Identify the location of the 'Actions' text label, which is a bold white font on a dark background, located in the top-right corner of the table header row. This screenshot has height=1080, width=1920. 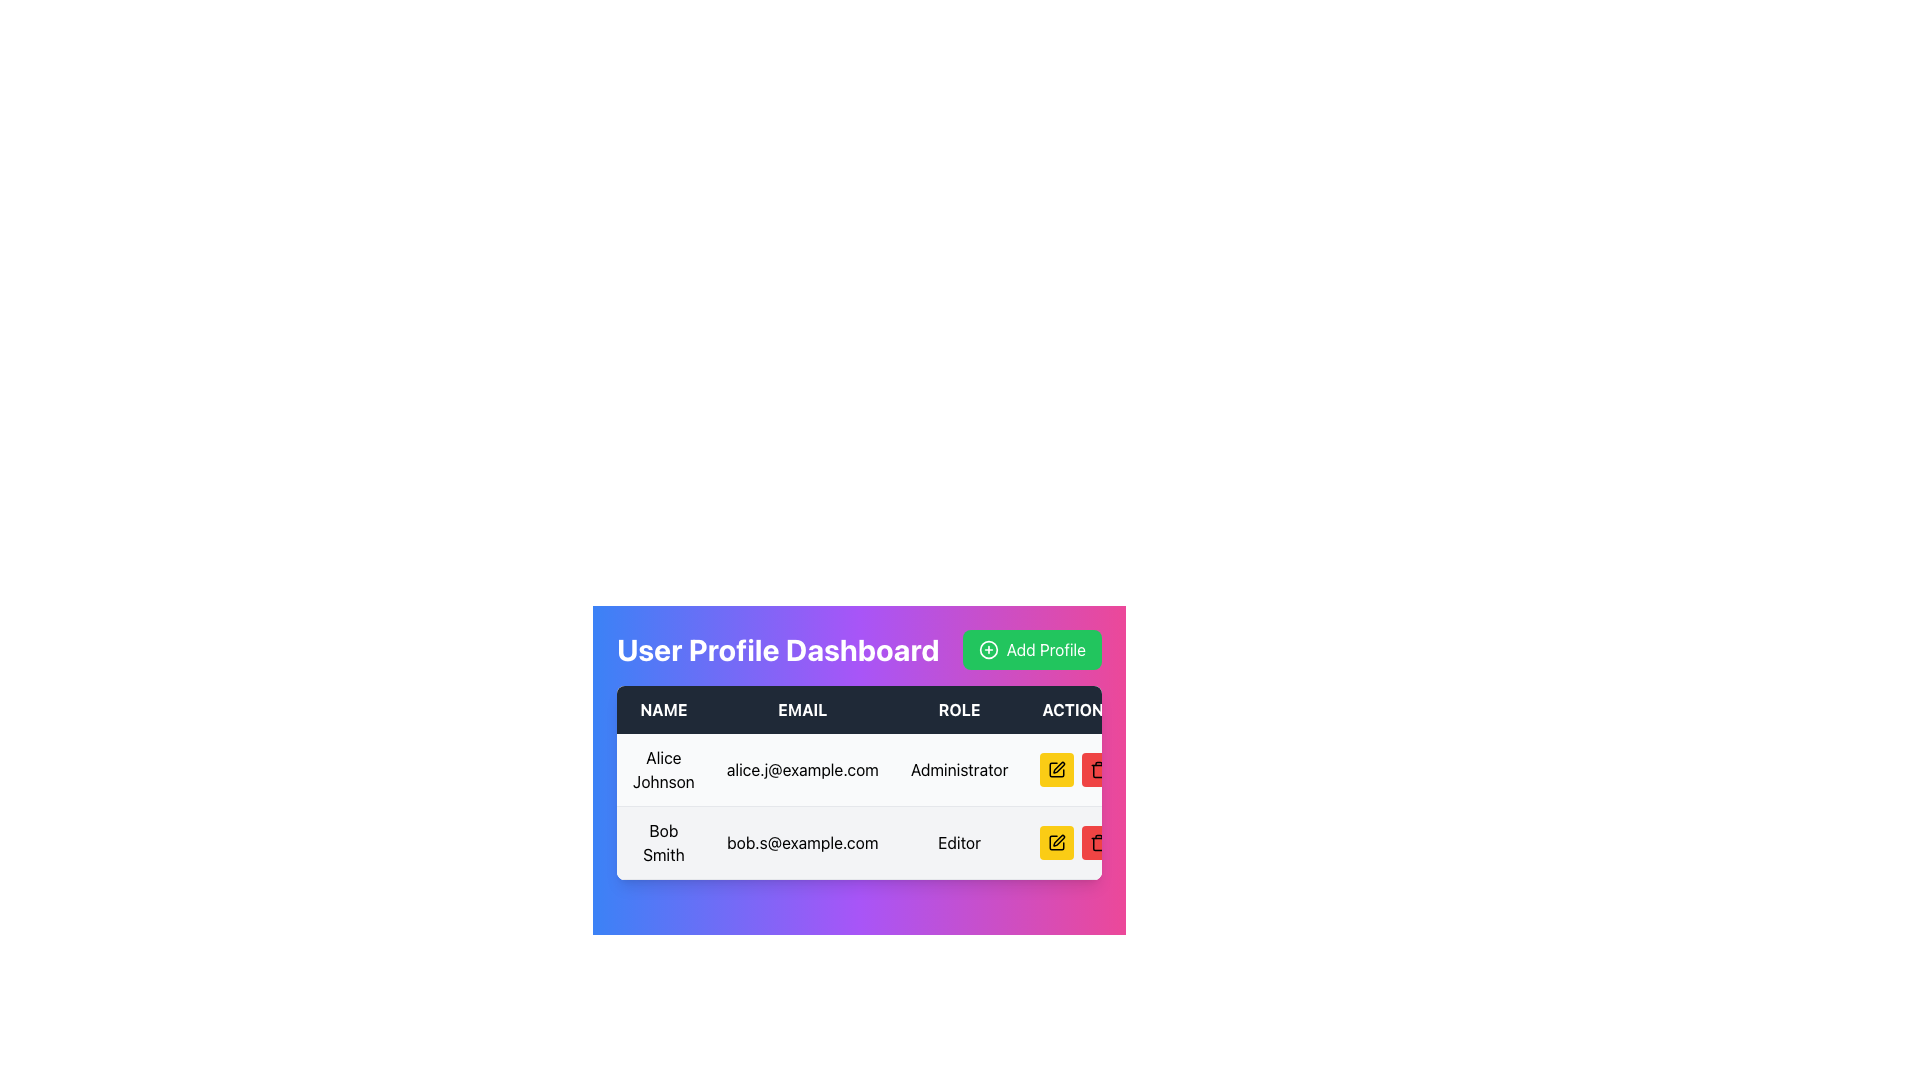
(1077, 708).